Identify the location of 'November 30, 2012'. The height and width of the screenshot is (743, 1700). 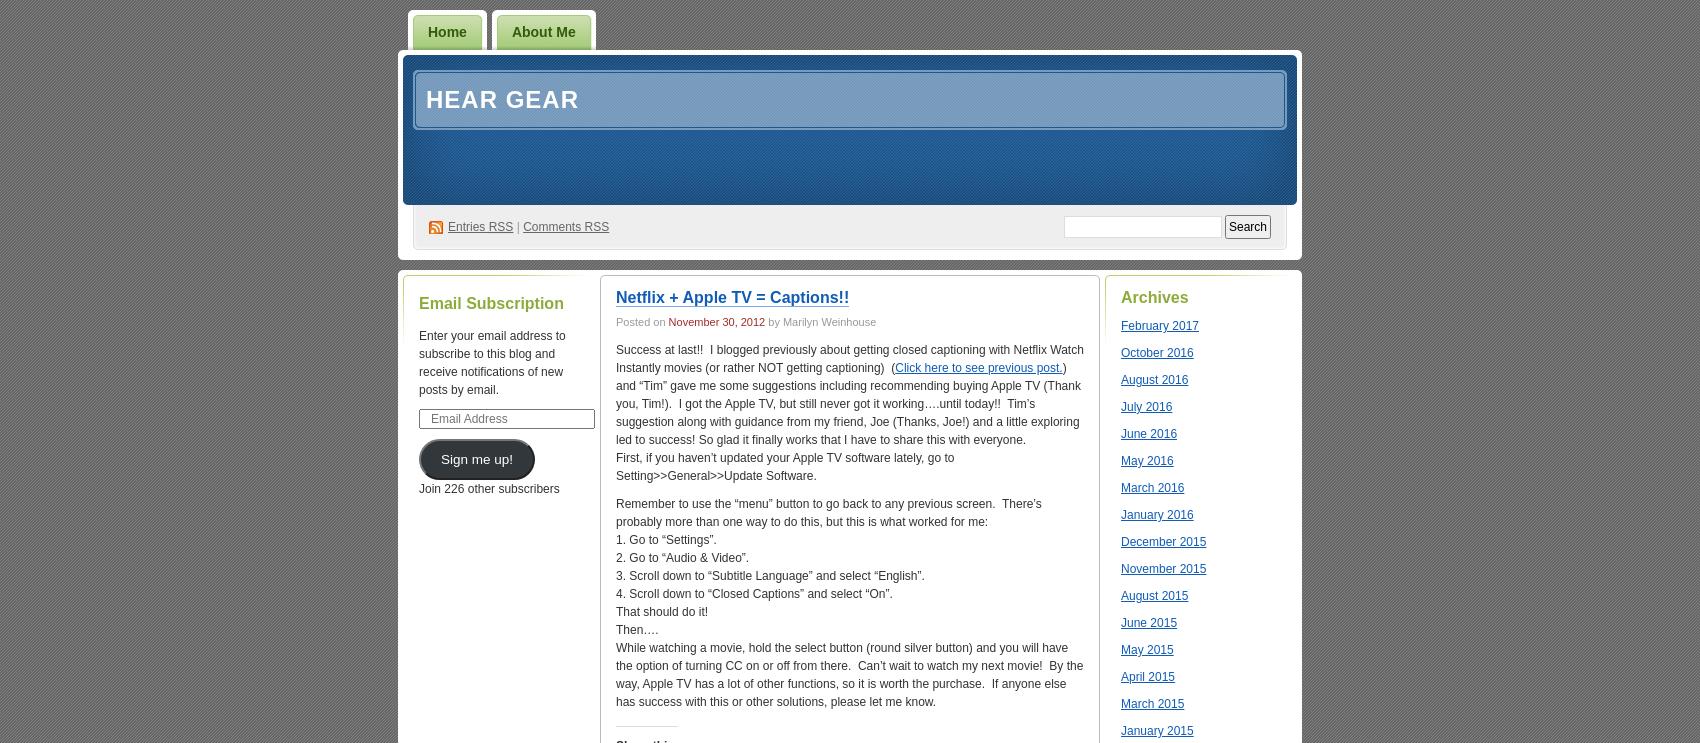
(716, 321).